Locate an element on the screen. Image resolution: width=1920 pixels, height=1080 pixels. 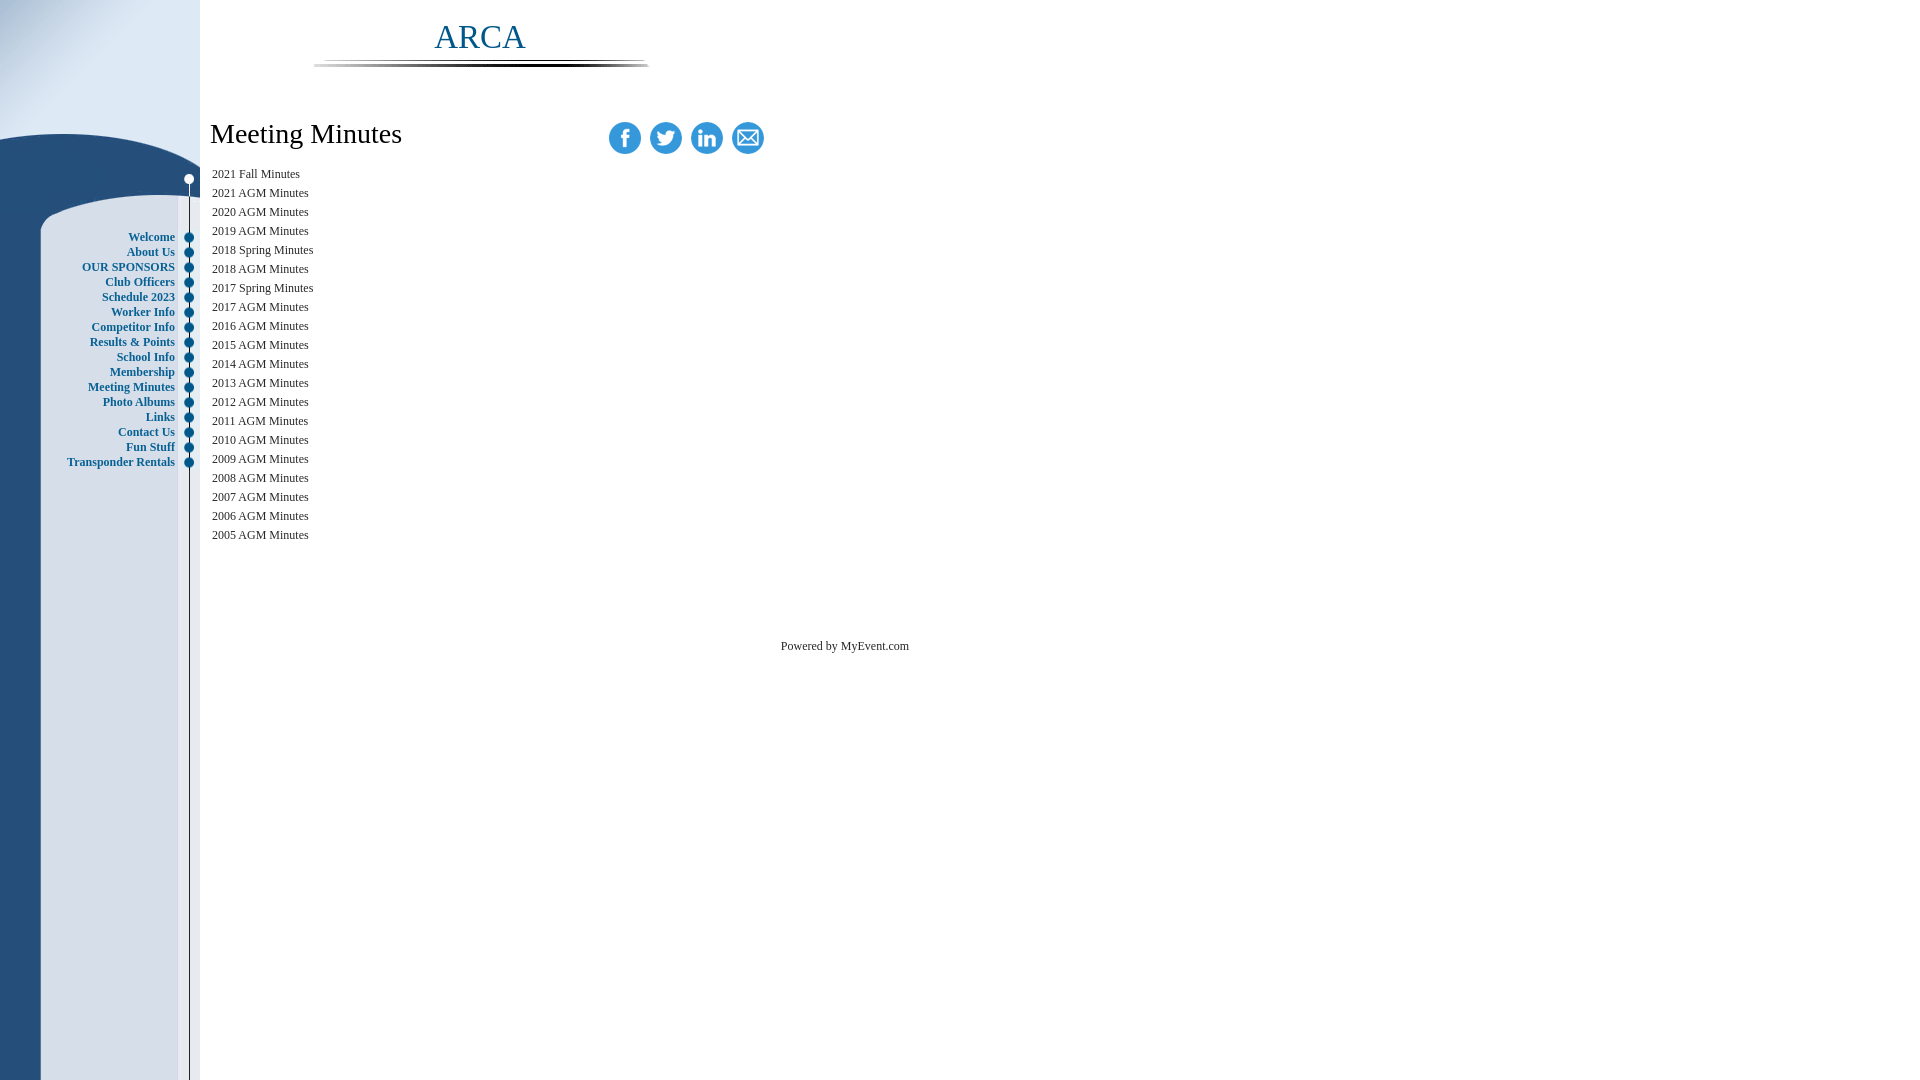
'Welcome' is located at coordinates (104, 236).